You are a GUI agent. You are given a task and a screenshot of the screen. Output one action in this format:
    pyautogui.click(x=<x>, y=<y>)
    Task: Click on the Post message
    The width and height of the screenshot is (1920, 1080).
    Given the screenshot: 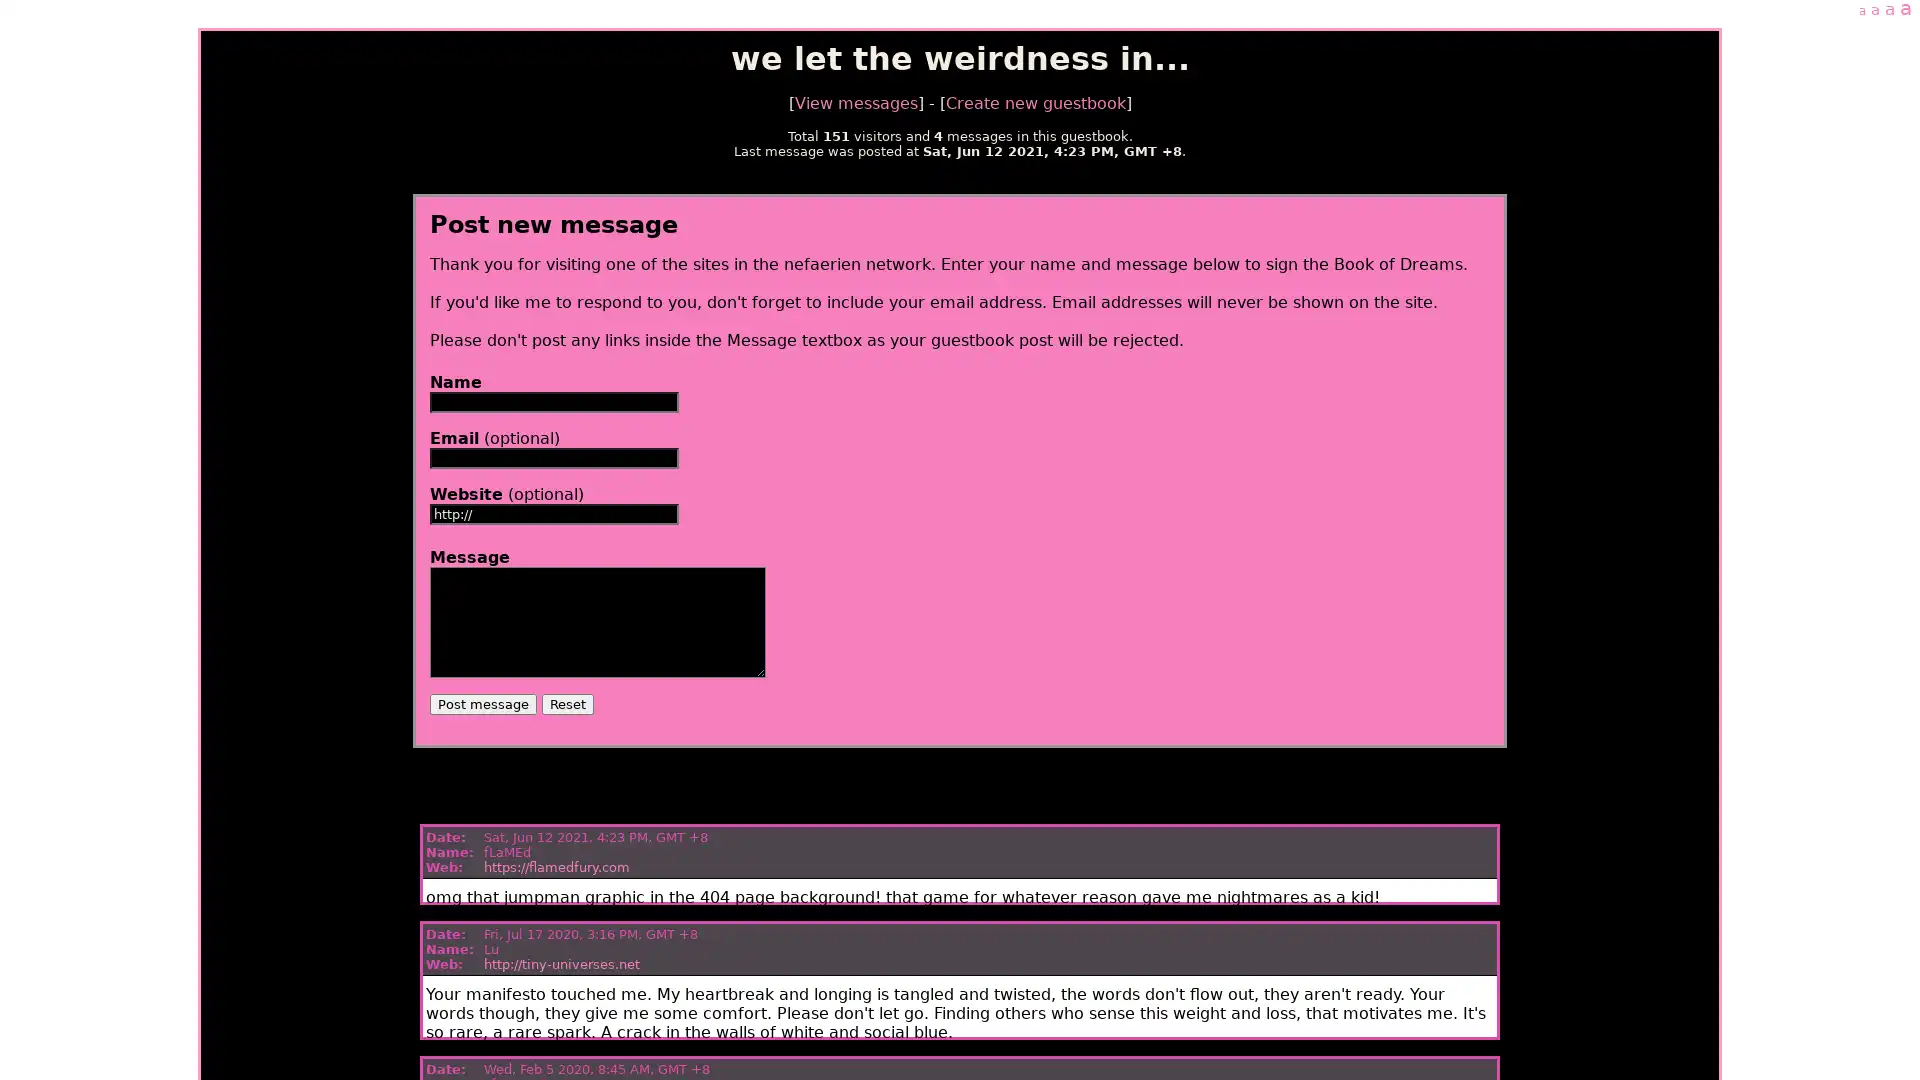 What is the action you would take?
    pyautogui.click(x=482, y=703)
    